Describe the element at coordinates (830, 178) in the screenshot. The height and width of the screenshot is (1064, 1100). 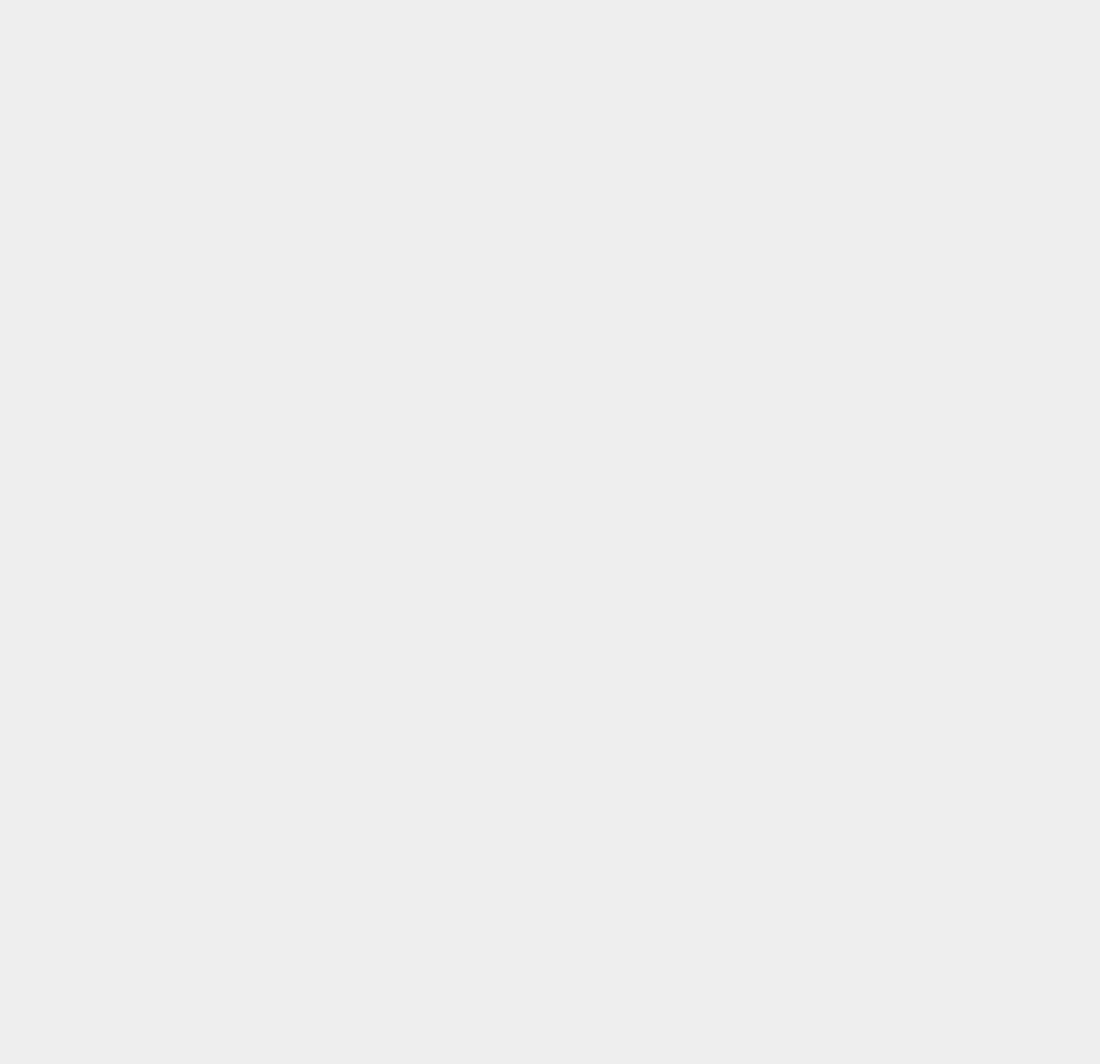
I see `'macOS Monterey'` at that location.